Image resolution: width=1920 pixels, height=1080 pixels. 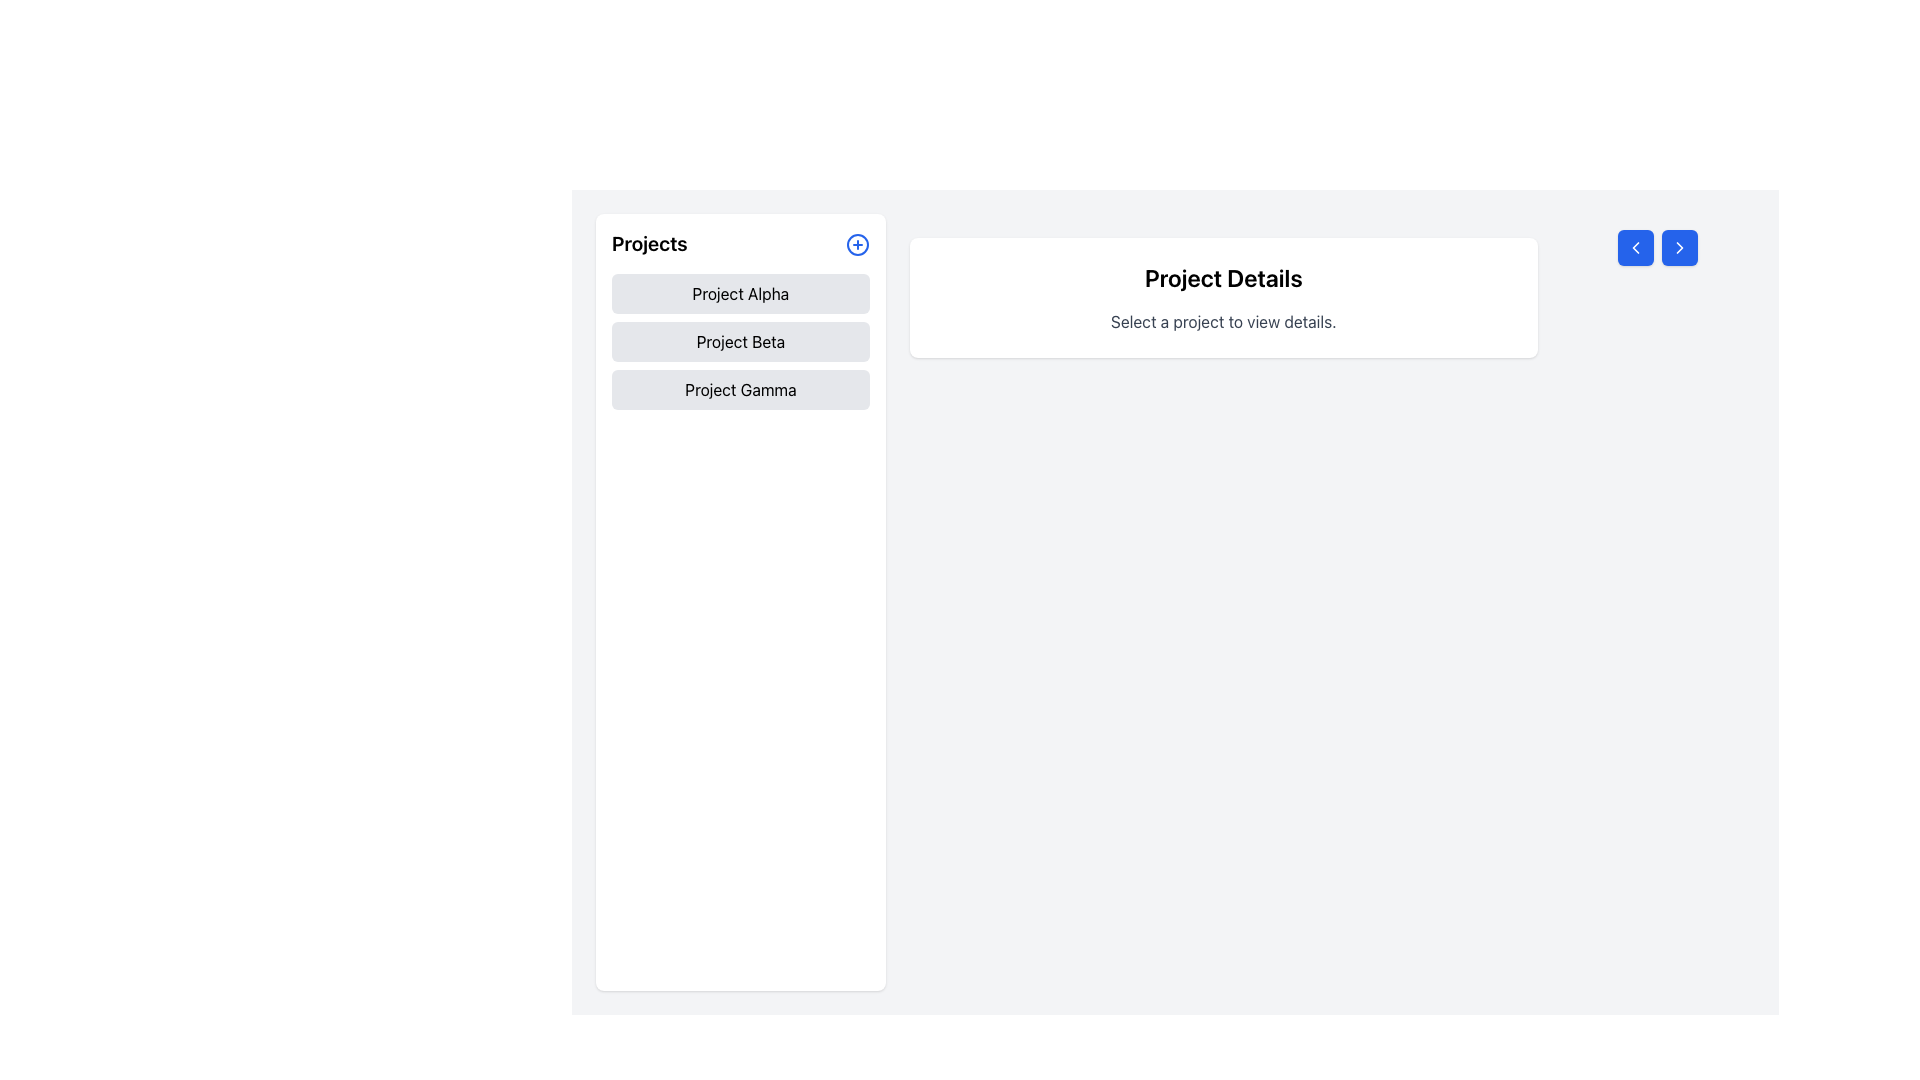 What do you see at coordinates (739, 293) in the screenshot?
I see `the rectangular button labeled 'Project Alpha' with a light gray background` at bounding box center [739, 293].